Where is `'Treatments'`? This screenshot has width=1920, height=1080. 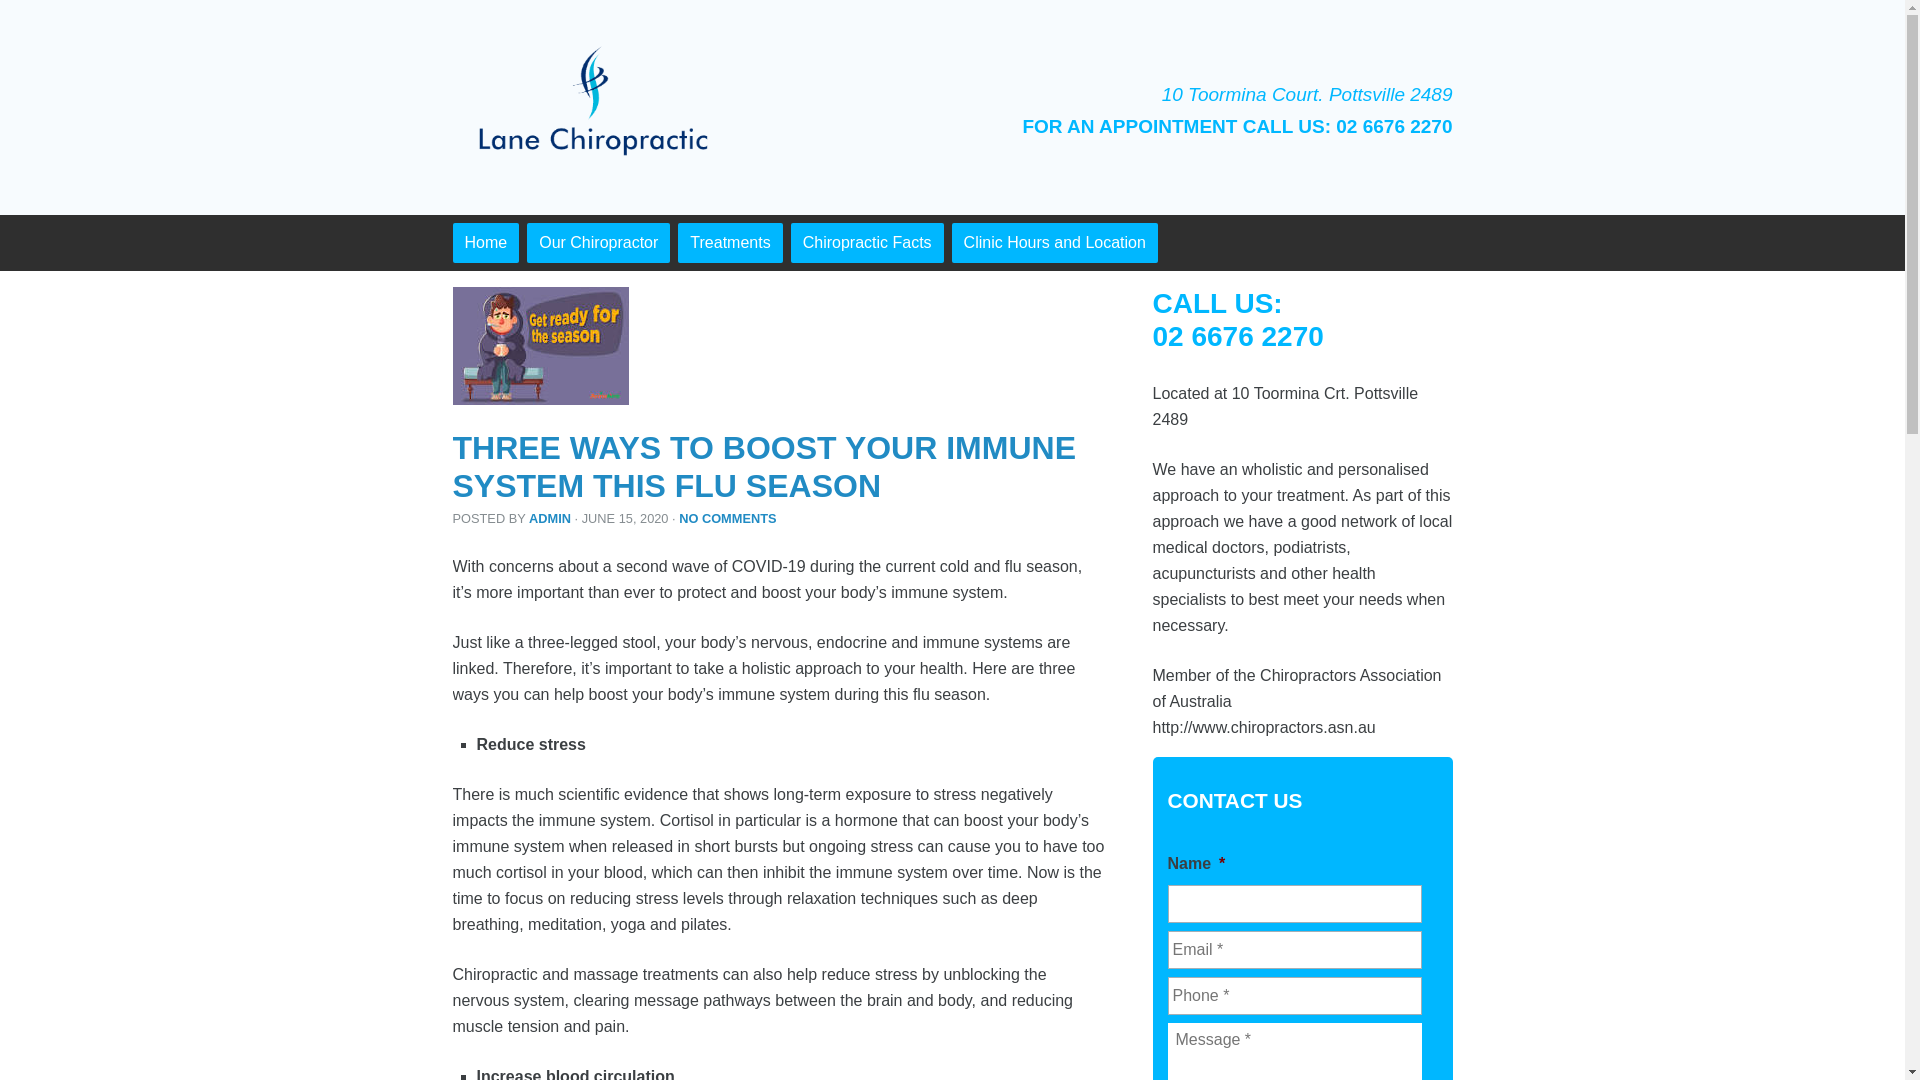 'Treatments' is located at coordinates (677, 242).